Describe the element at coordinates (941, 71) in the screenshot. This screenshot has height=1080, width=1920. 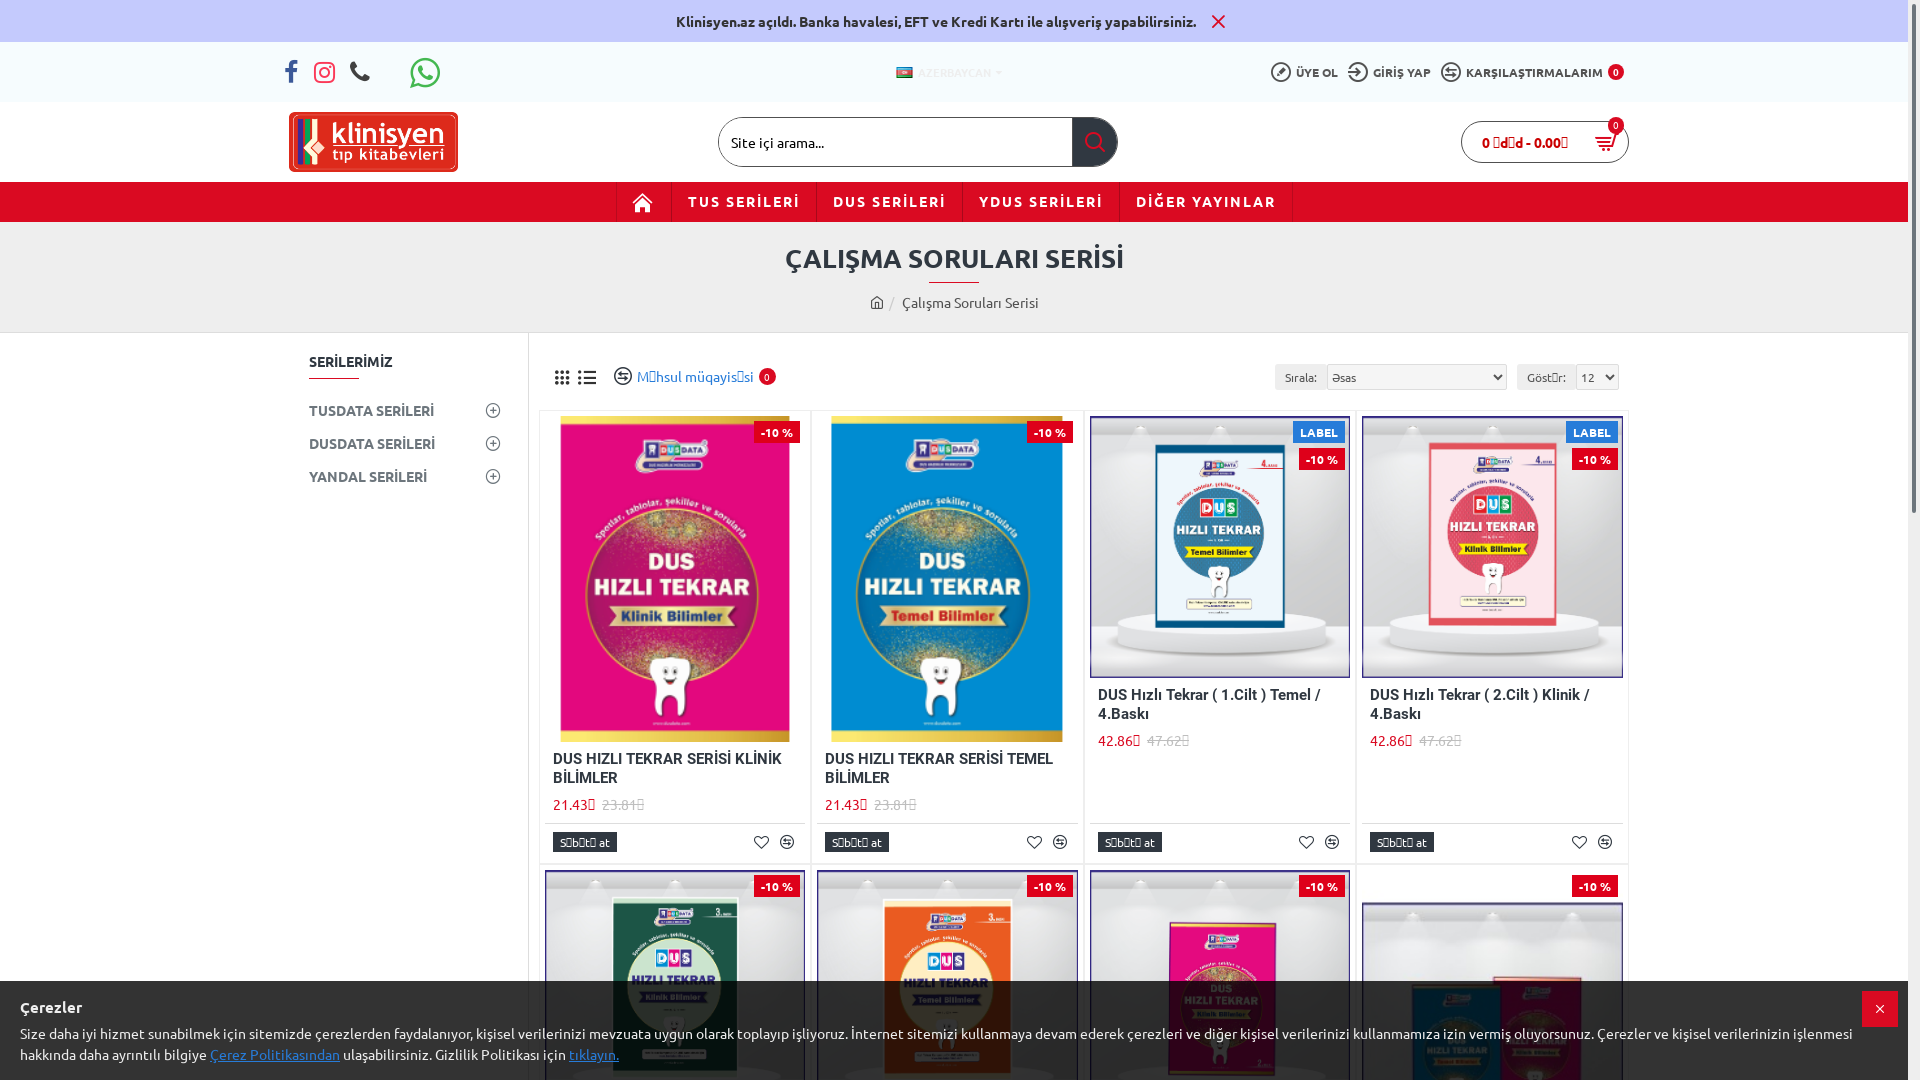
I see `'AZERBAYCAN'` at that location.